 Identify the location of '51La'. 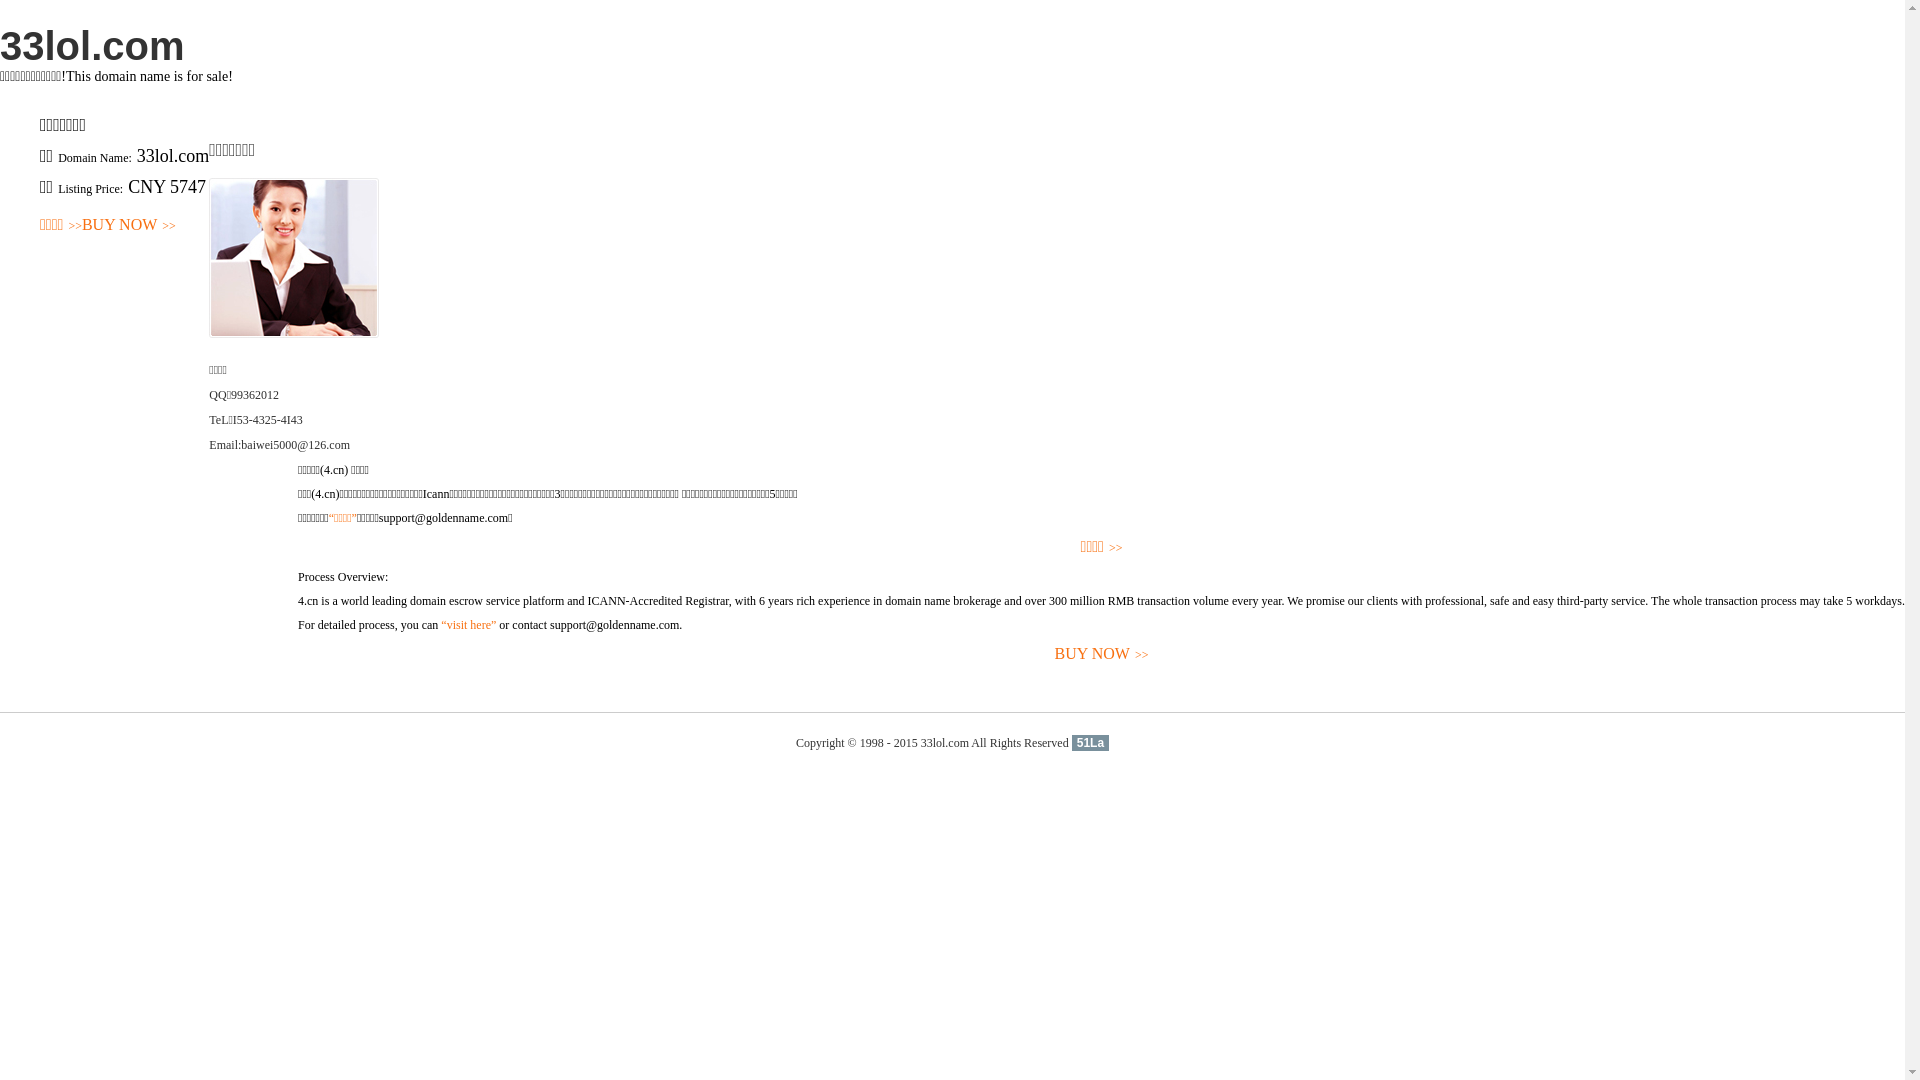
(1089, 743).